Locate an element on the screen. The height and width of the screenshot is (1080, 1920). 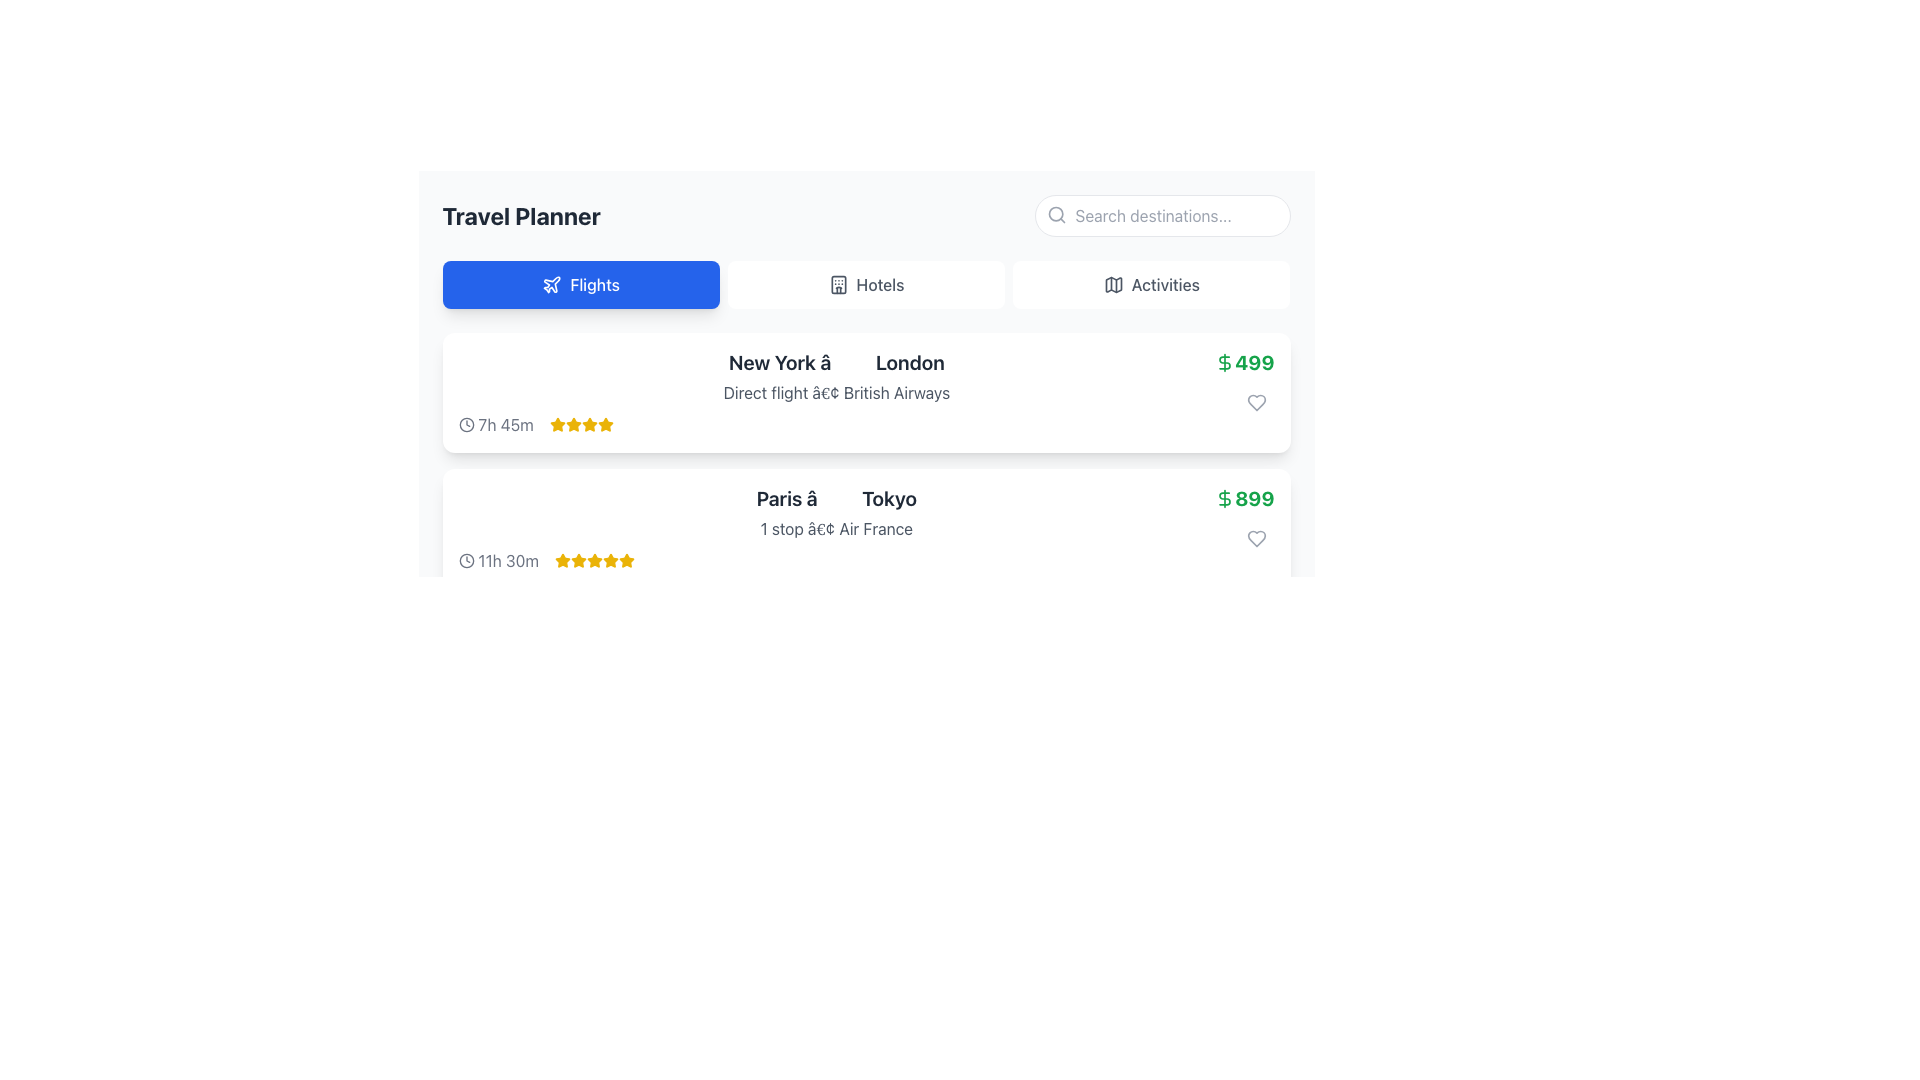
the third star icon in the rating system to interact with its rating value is located at coordinates (578, 560).